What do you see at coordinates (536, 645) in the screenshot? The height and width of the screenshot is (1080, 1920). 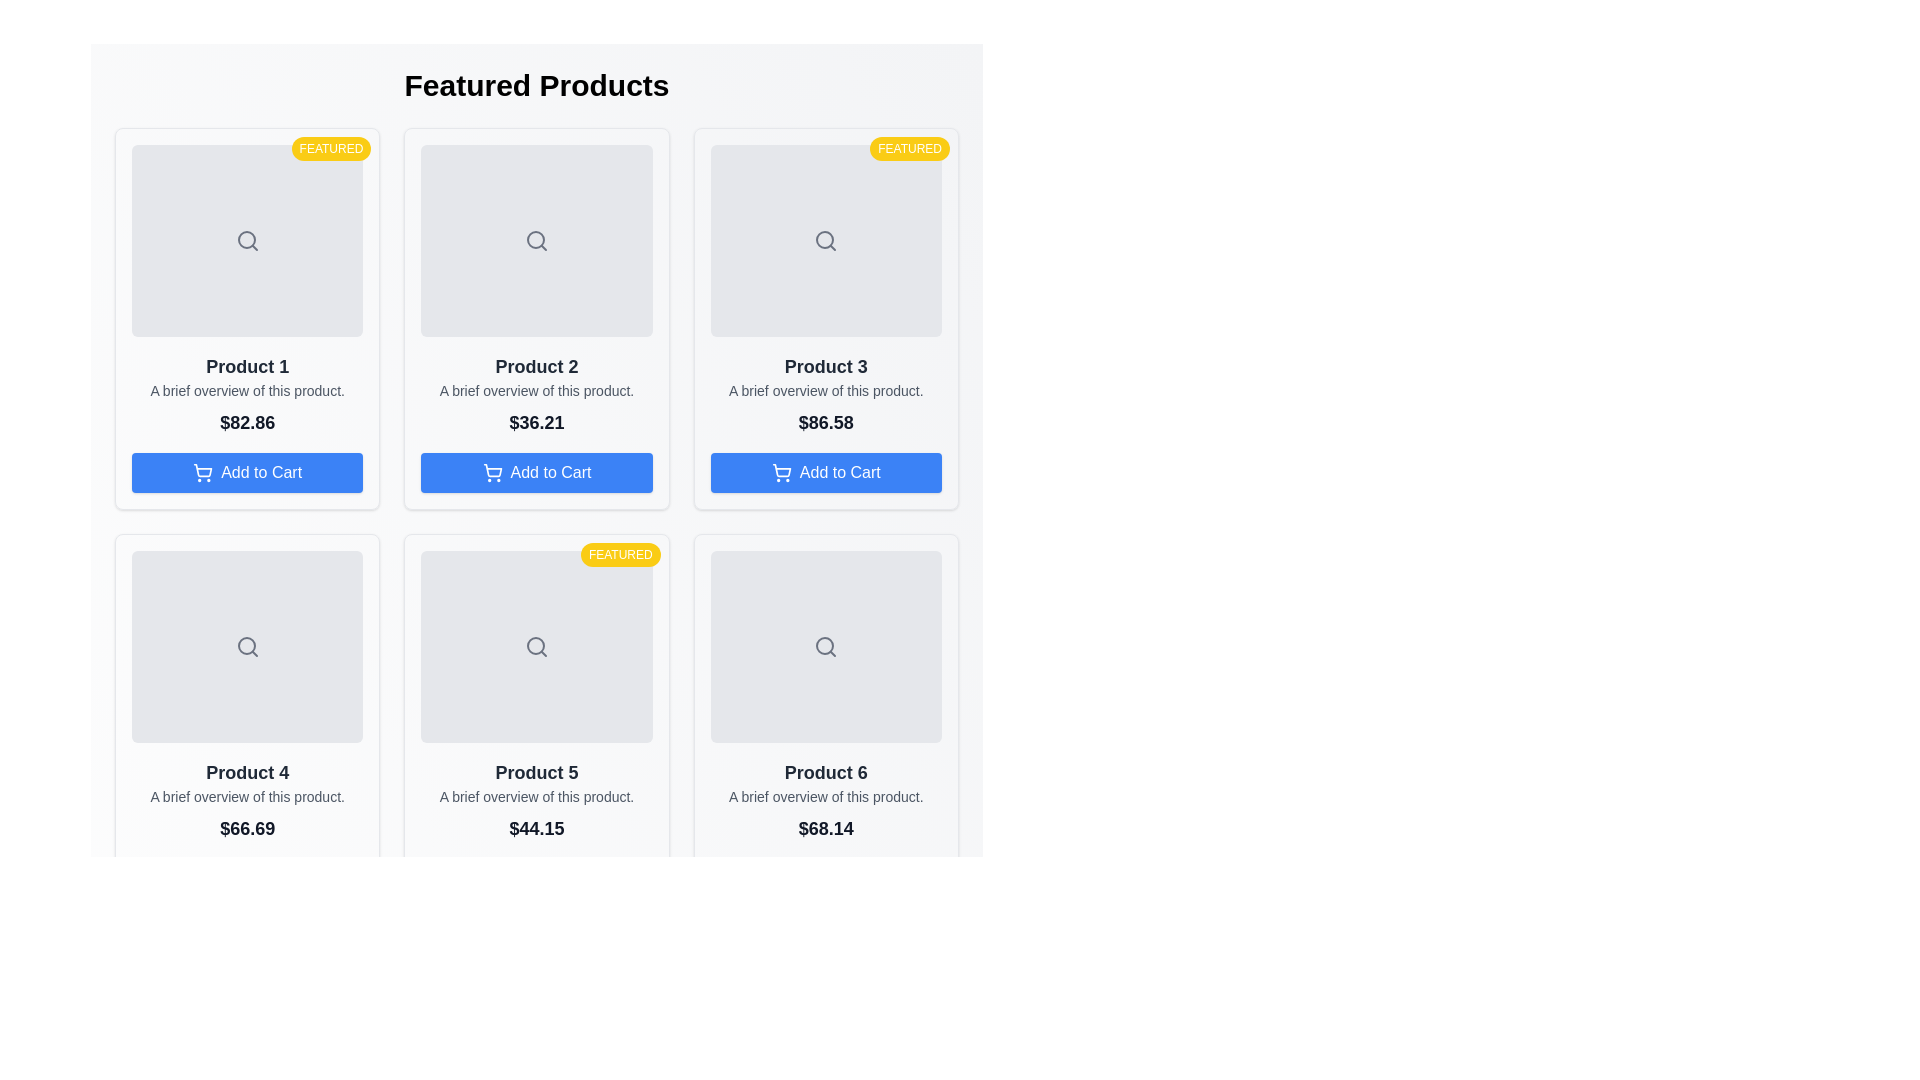 I see `the circular shape representing the lens of the magnifying glass icon located at the center of the 'Product 5' card` at bounding box center [536, 645].